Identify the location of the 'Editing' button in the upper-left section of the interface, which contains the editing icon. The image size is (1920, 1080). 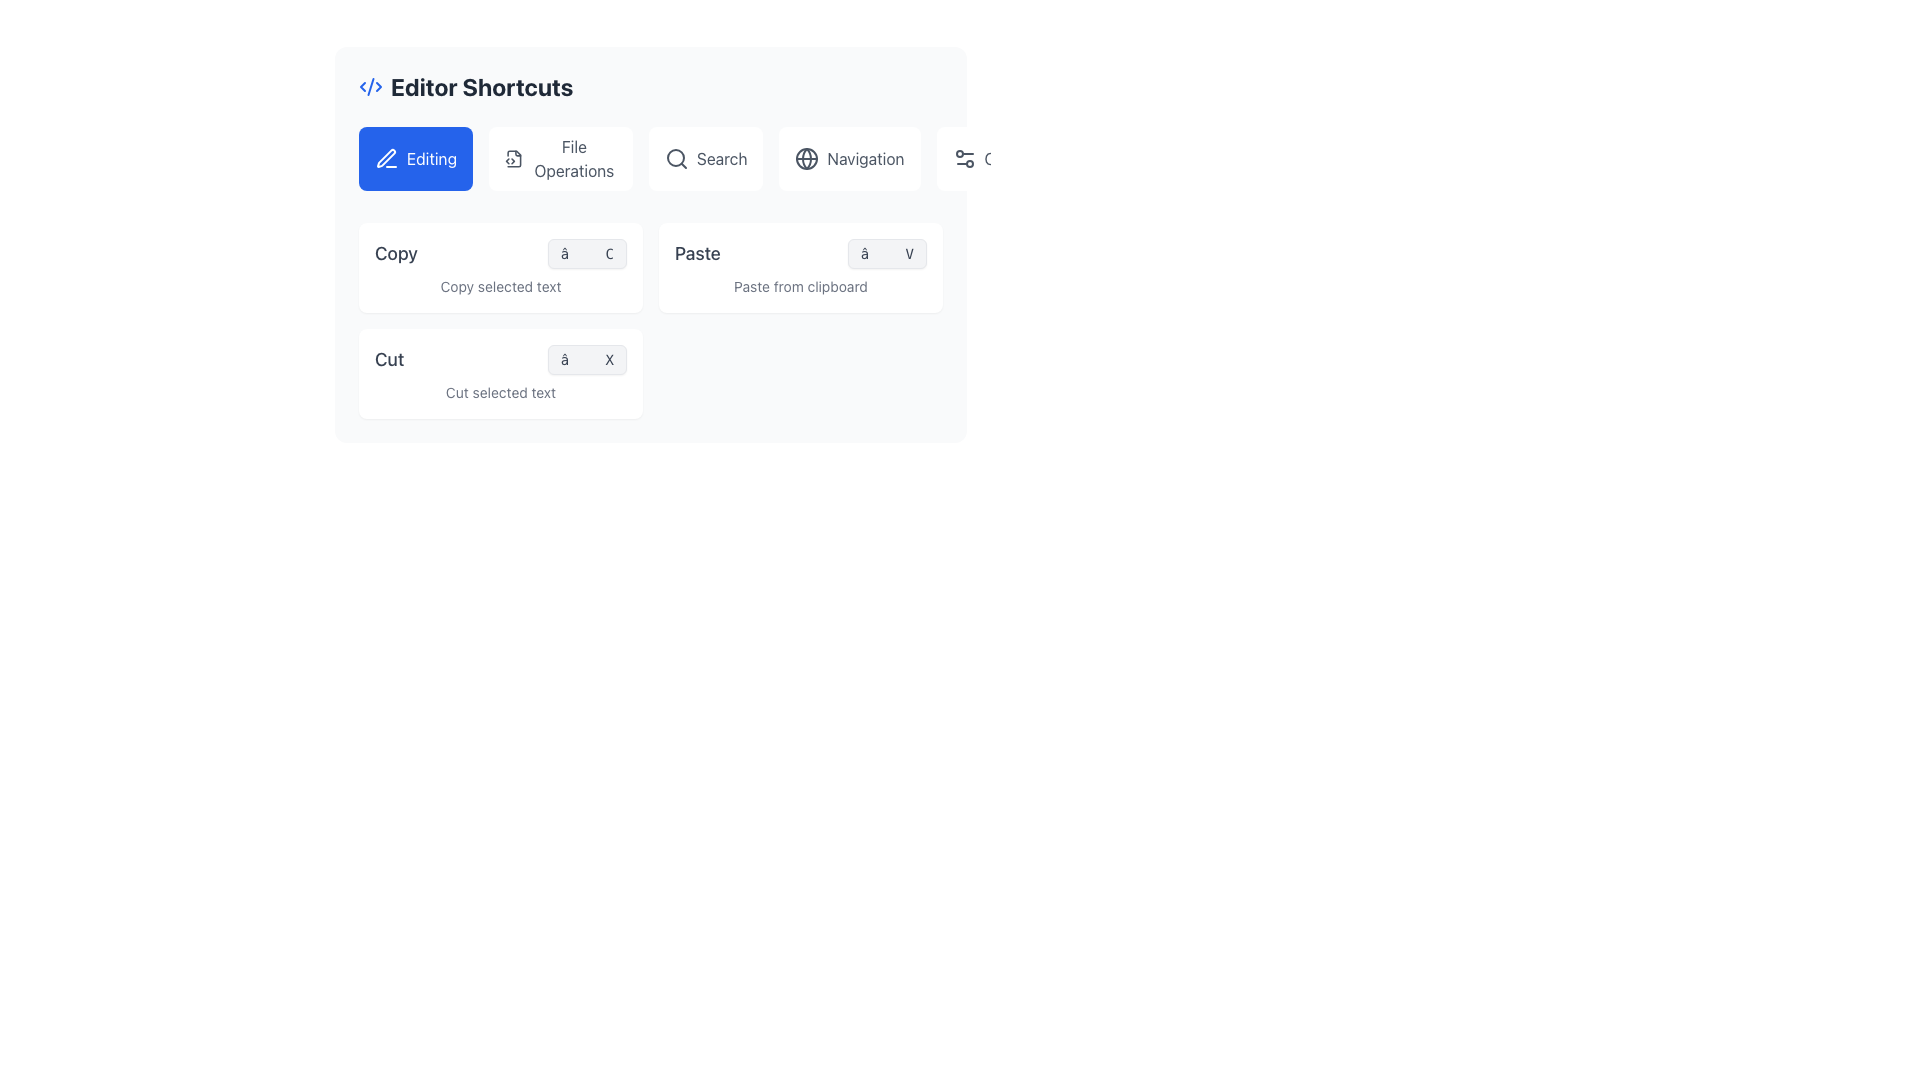
(386, 157).